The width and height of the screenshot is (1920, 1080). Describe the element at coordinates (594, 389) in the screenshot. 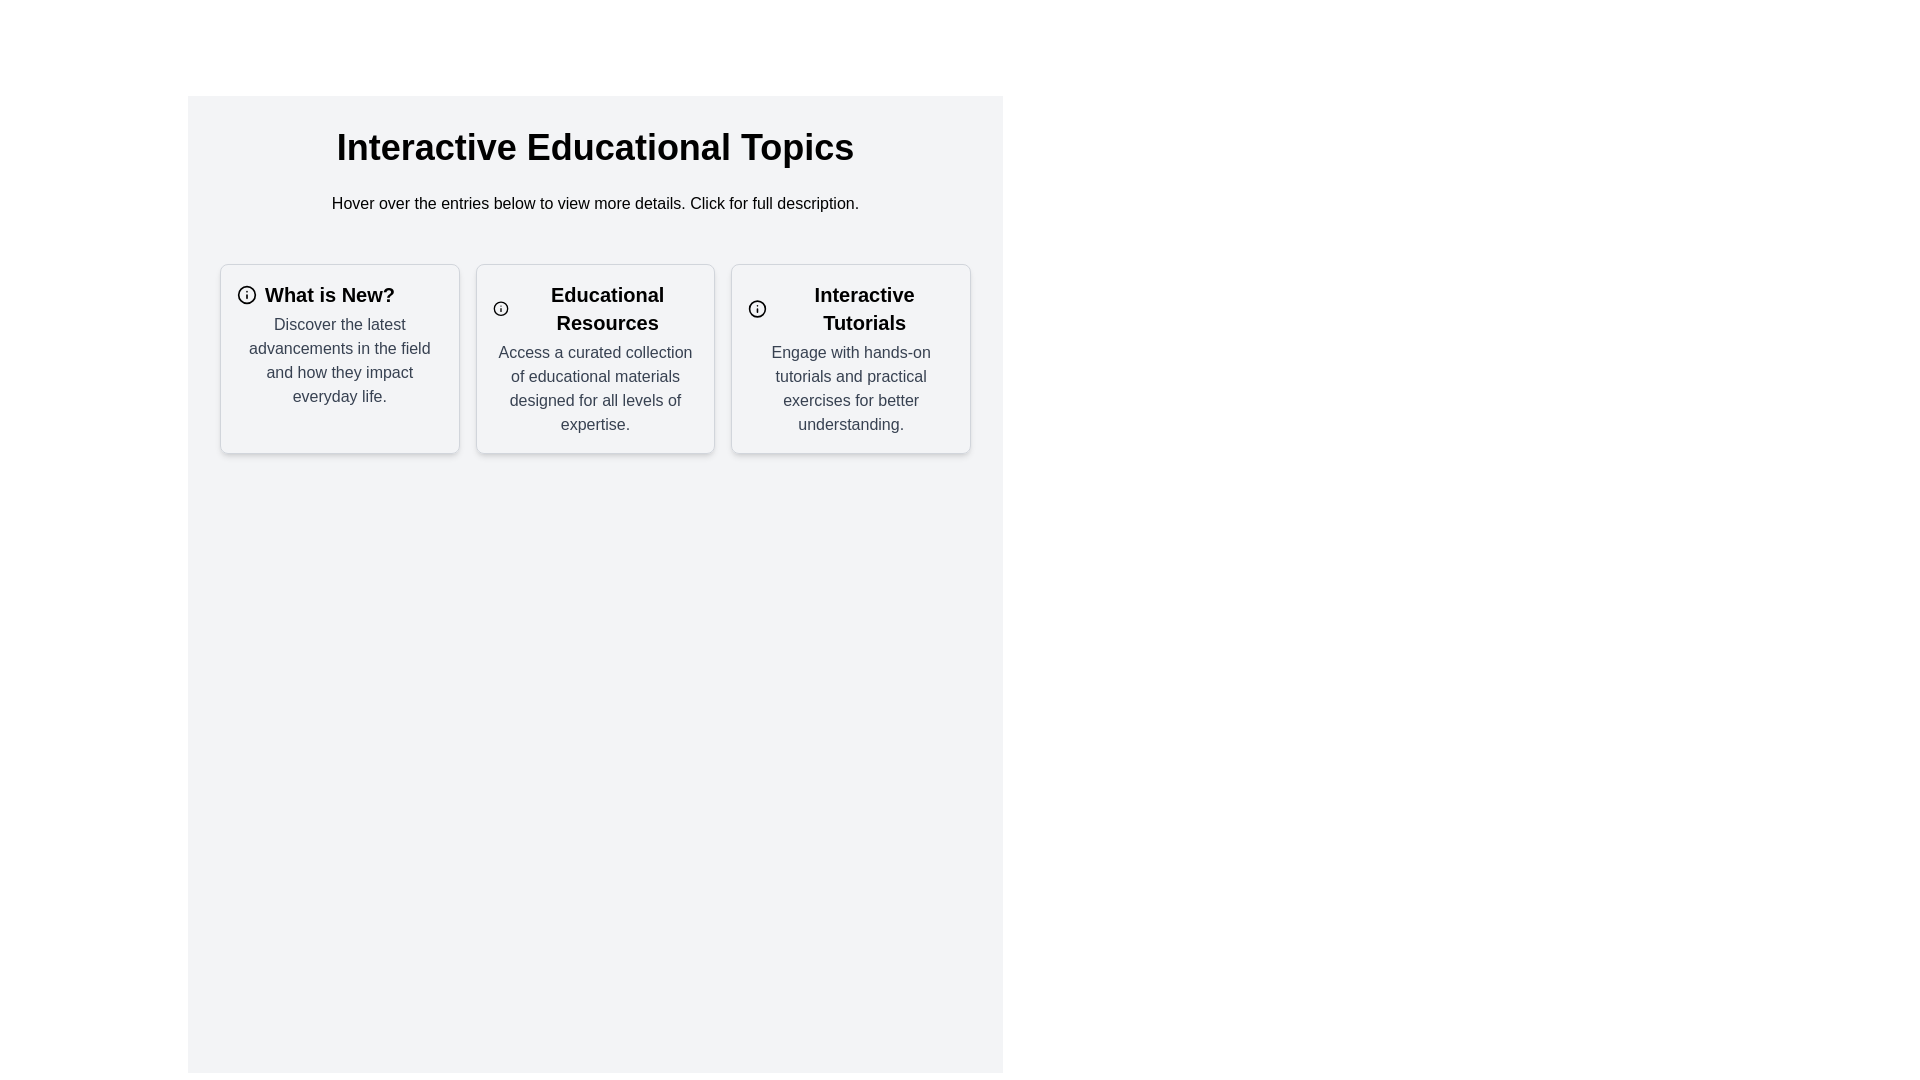

I see `the paragraph of text styled in gray color within the bordered card labeled 'Educational Resources'. This text describes the availability of educational materials` at that location.